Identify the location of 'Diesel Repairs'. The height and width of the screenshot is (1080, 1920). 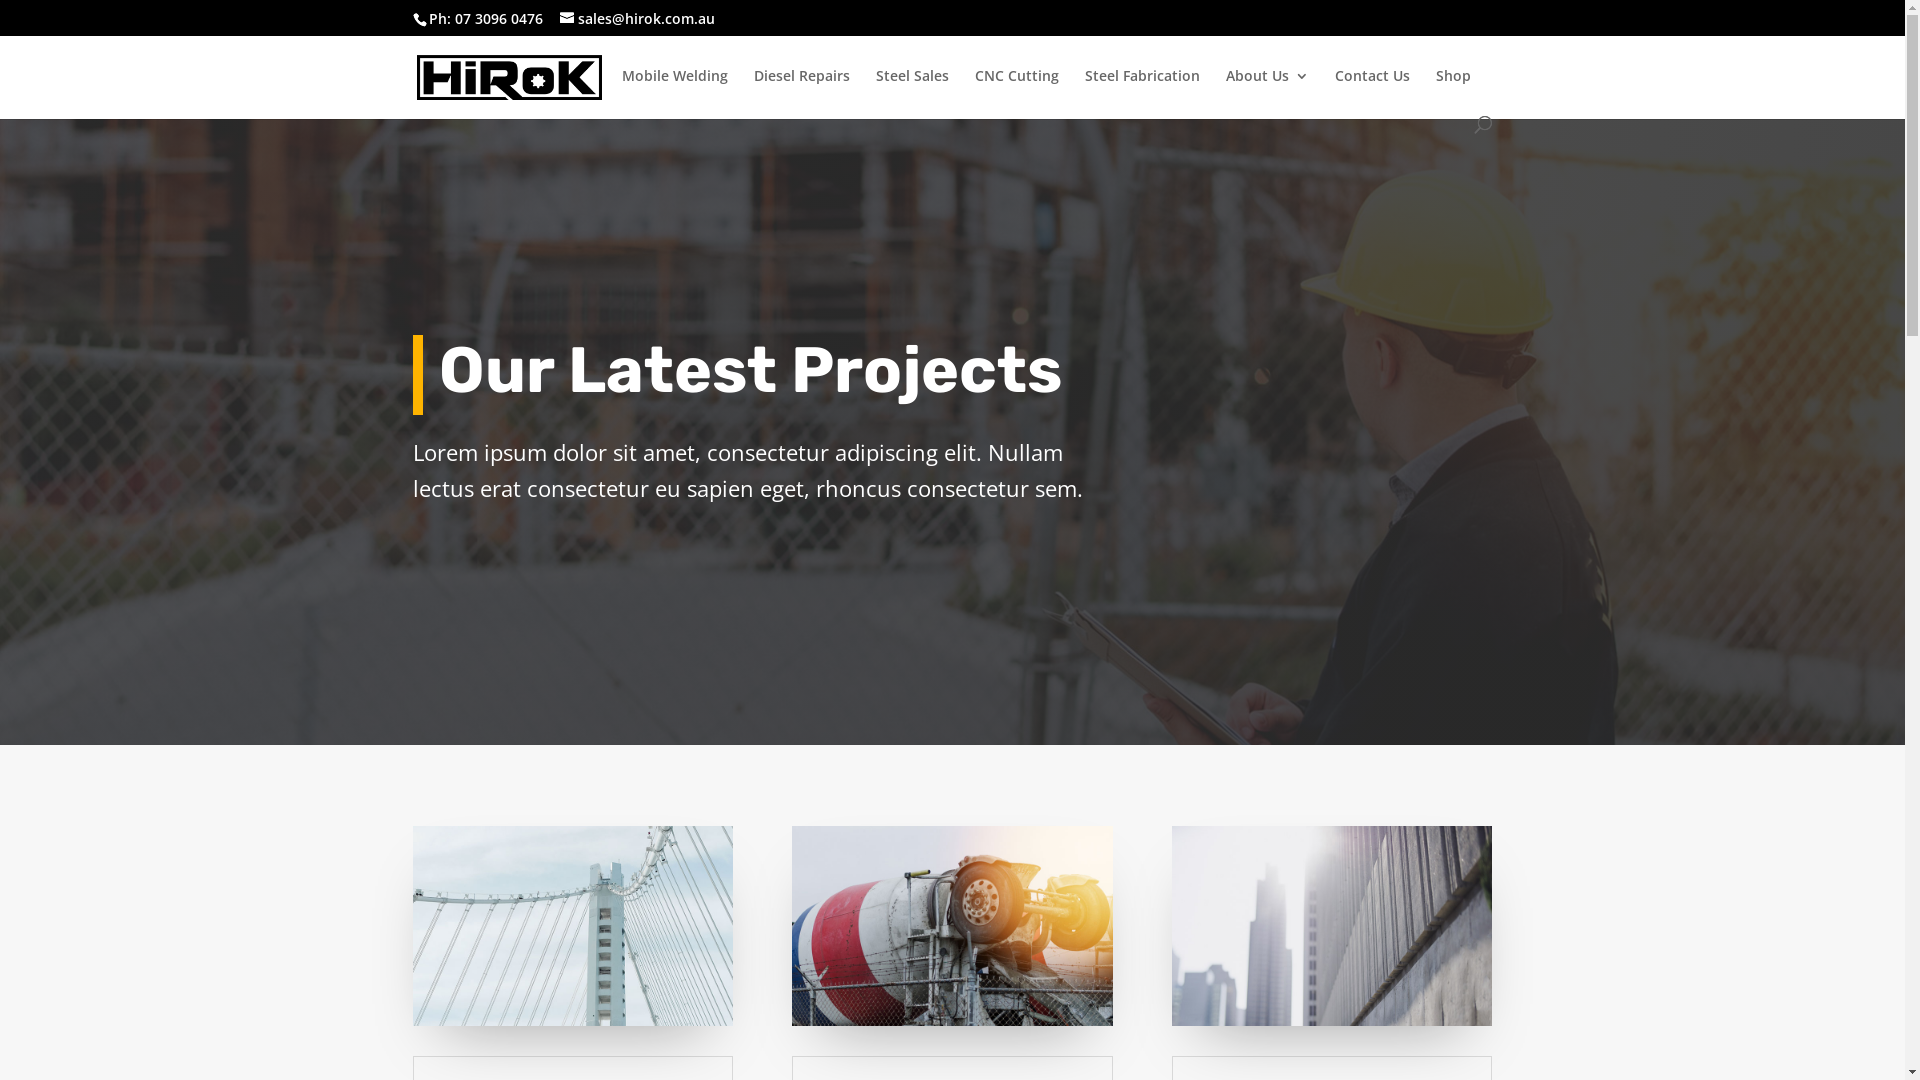
(752, 92).